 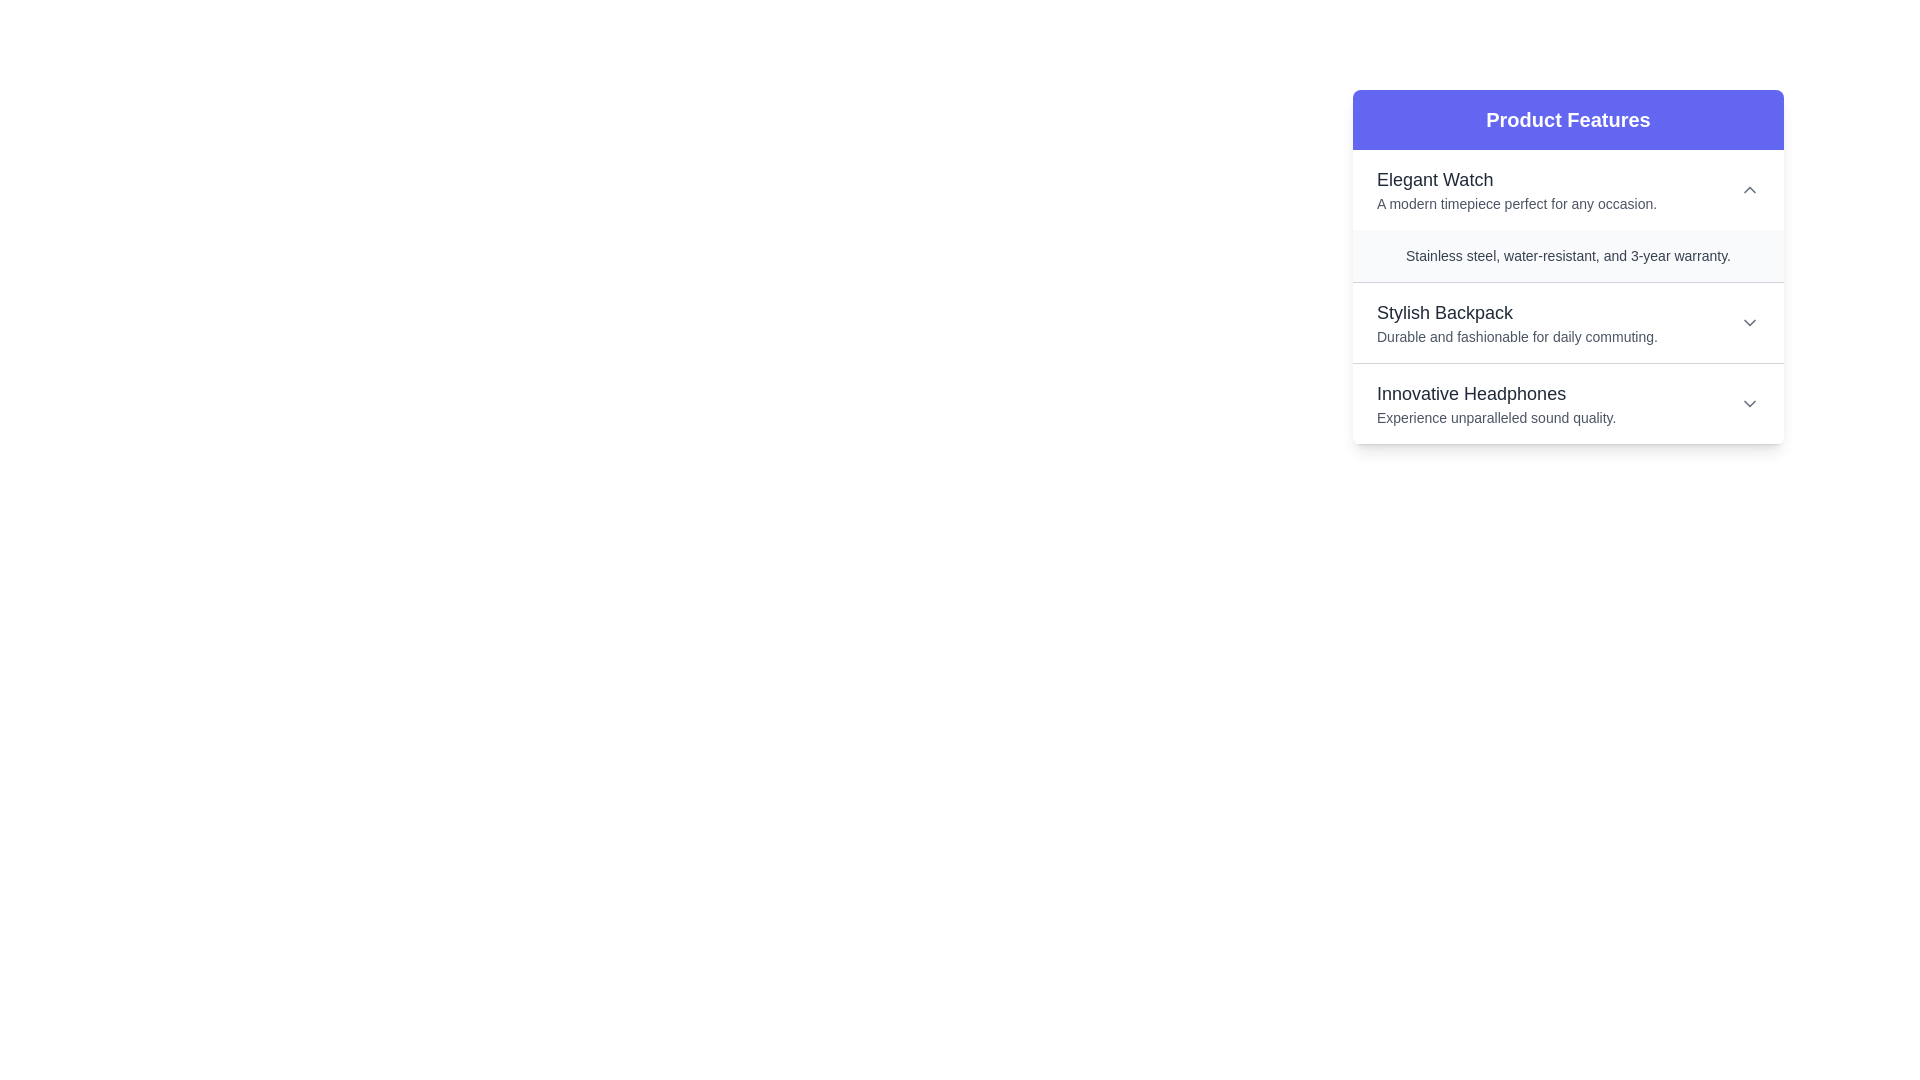 What do you see at coordinates (1496, 404) in the screenshot?
I see `the text display component featuring 'Innovative Headphones' and 'Experience unparalleled sound quality.' which is located in the 'Product Features' section, specifically the third item in the listing` at bounding box center [1496, 404].